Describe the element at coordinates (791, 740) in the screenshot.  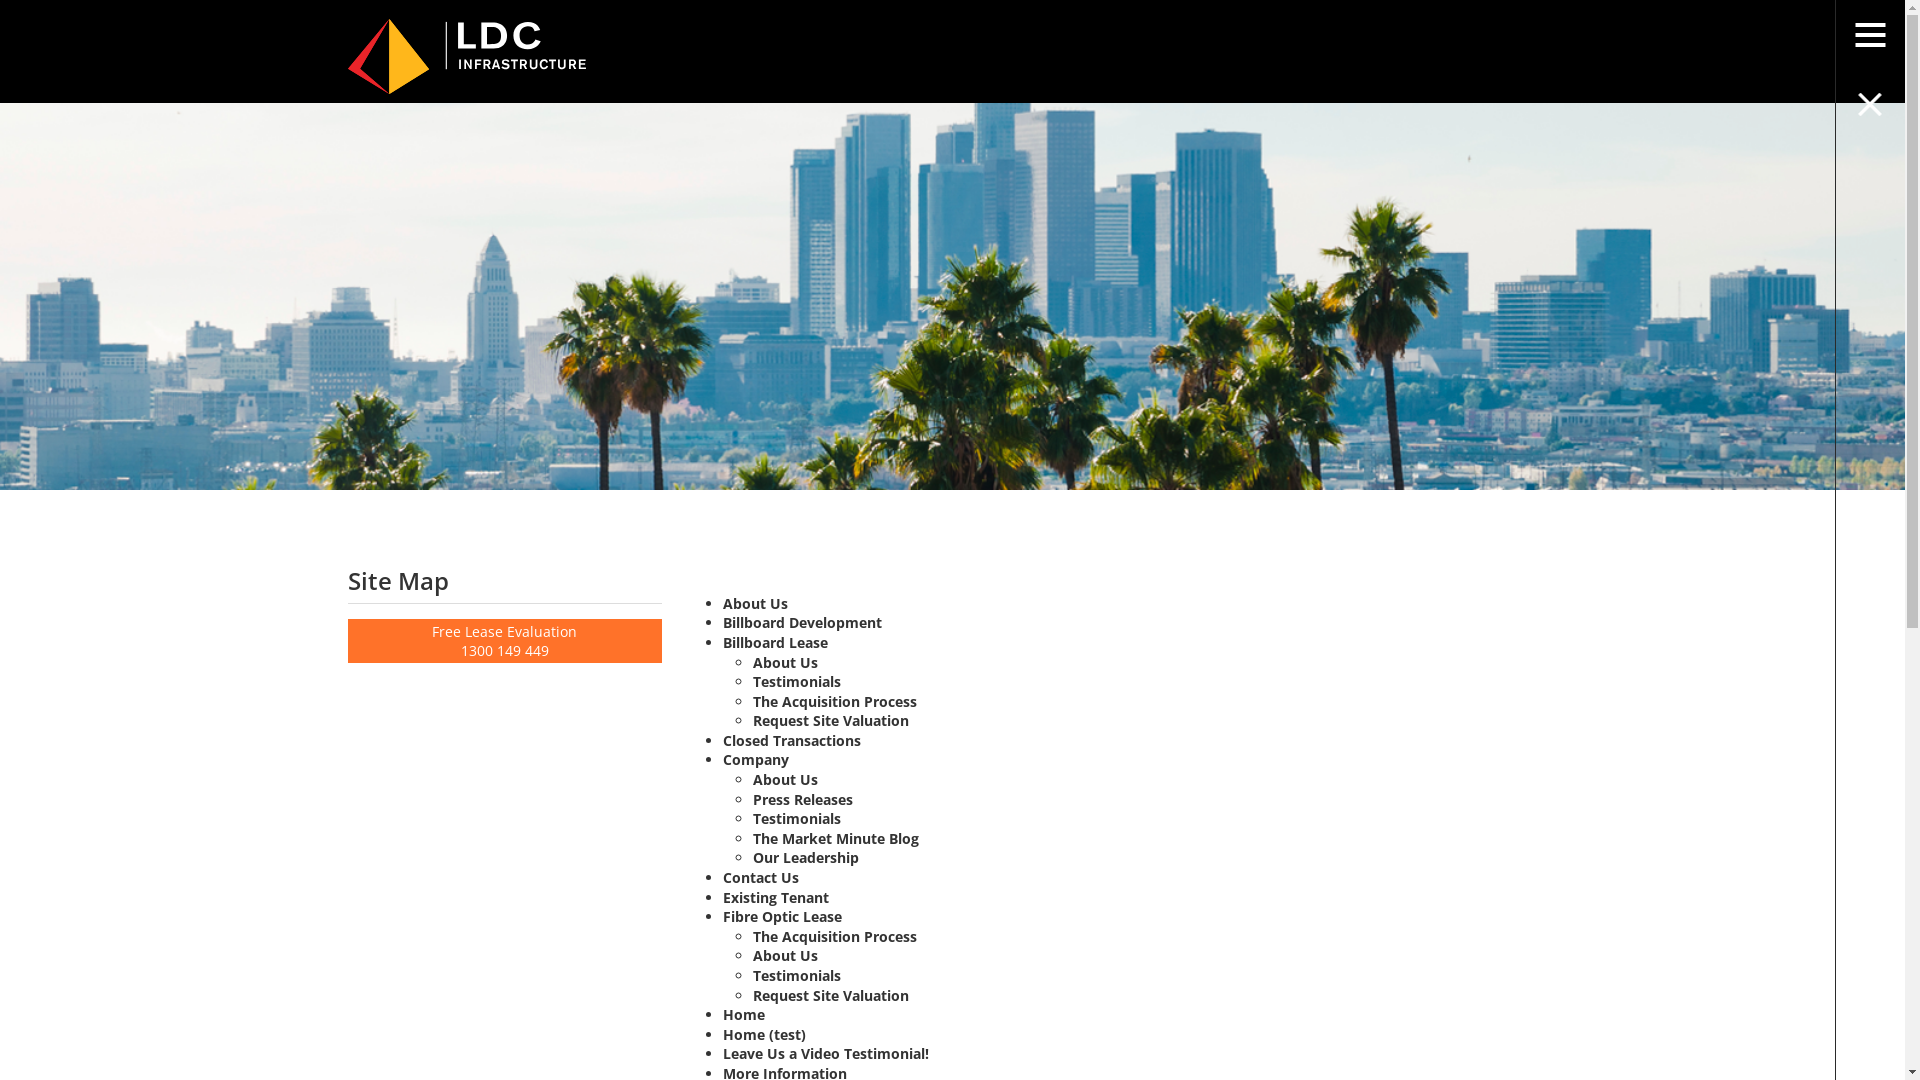
I see `'Closed Transactions'` at that location.